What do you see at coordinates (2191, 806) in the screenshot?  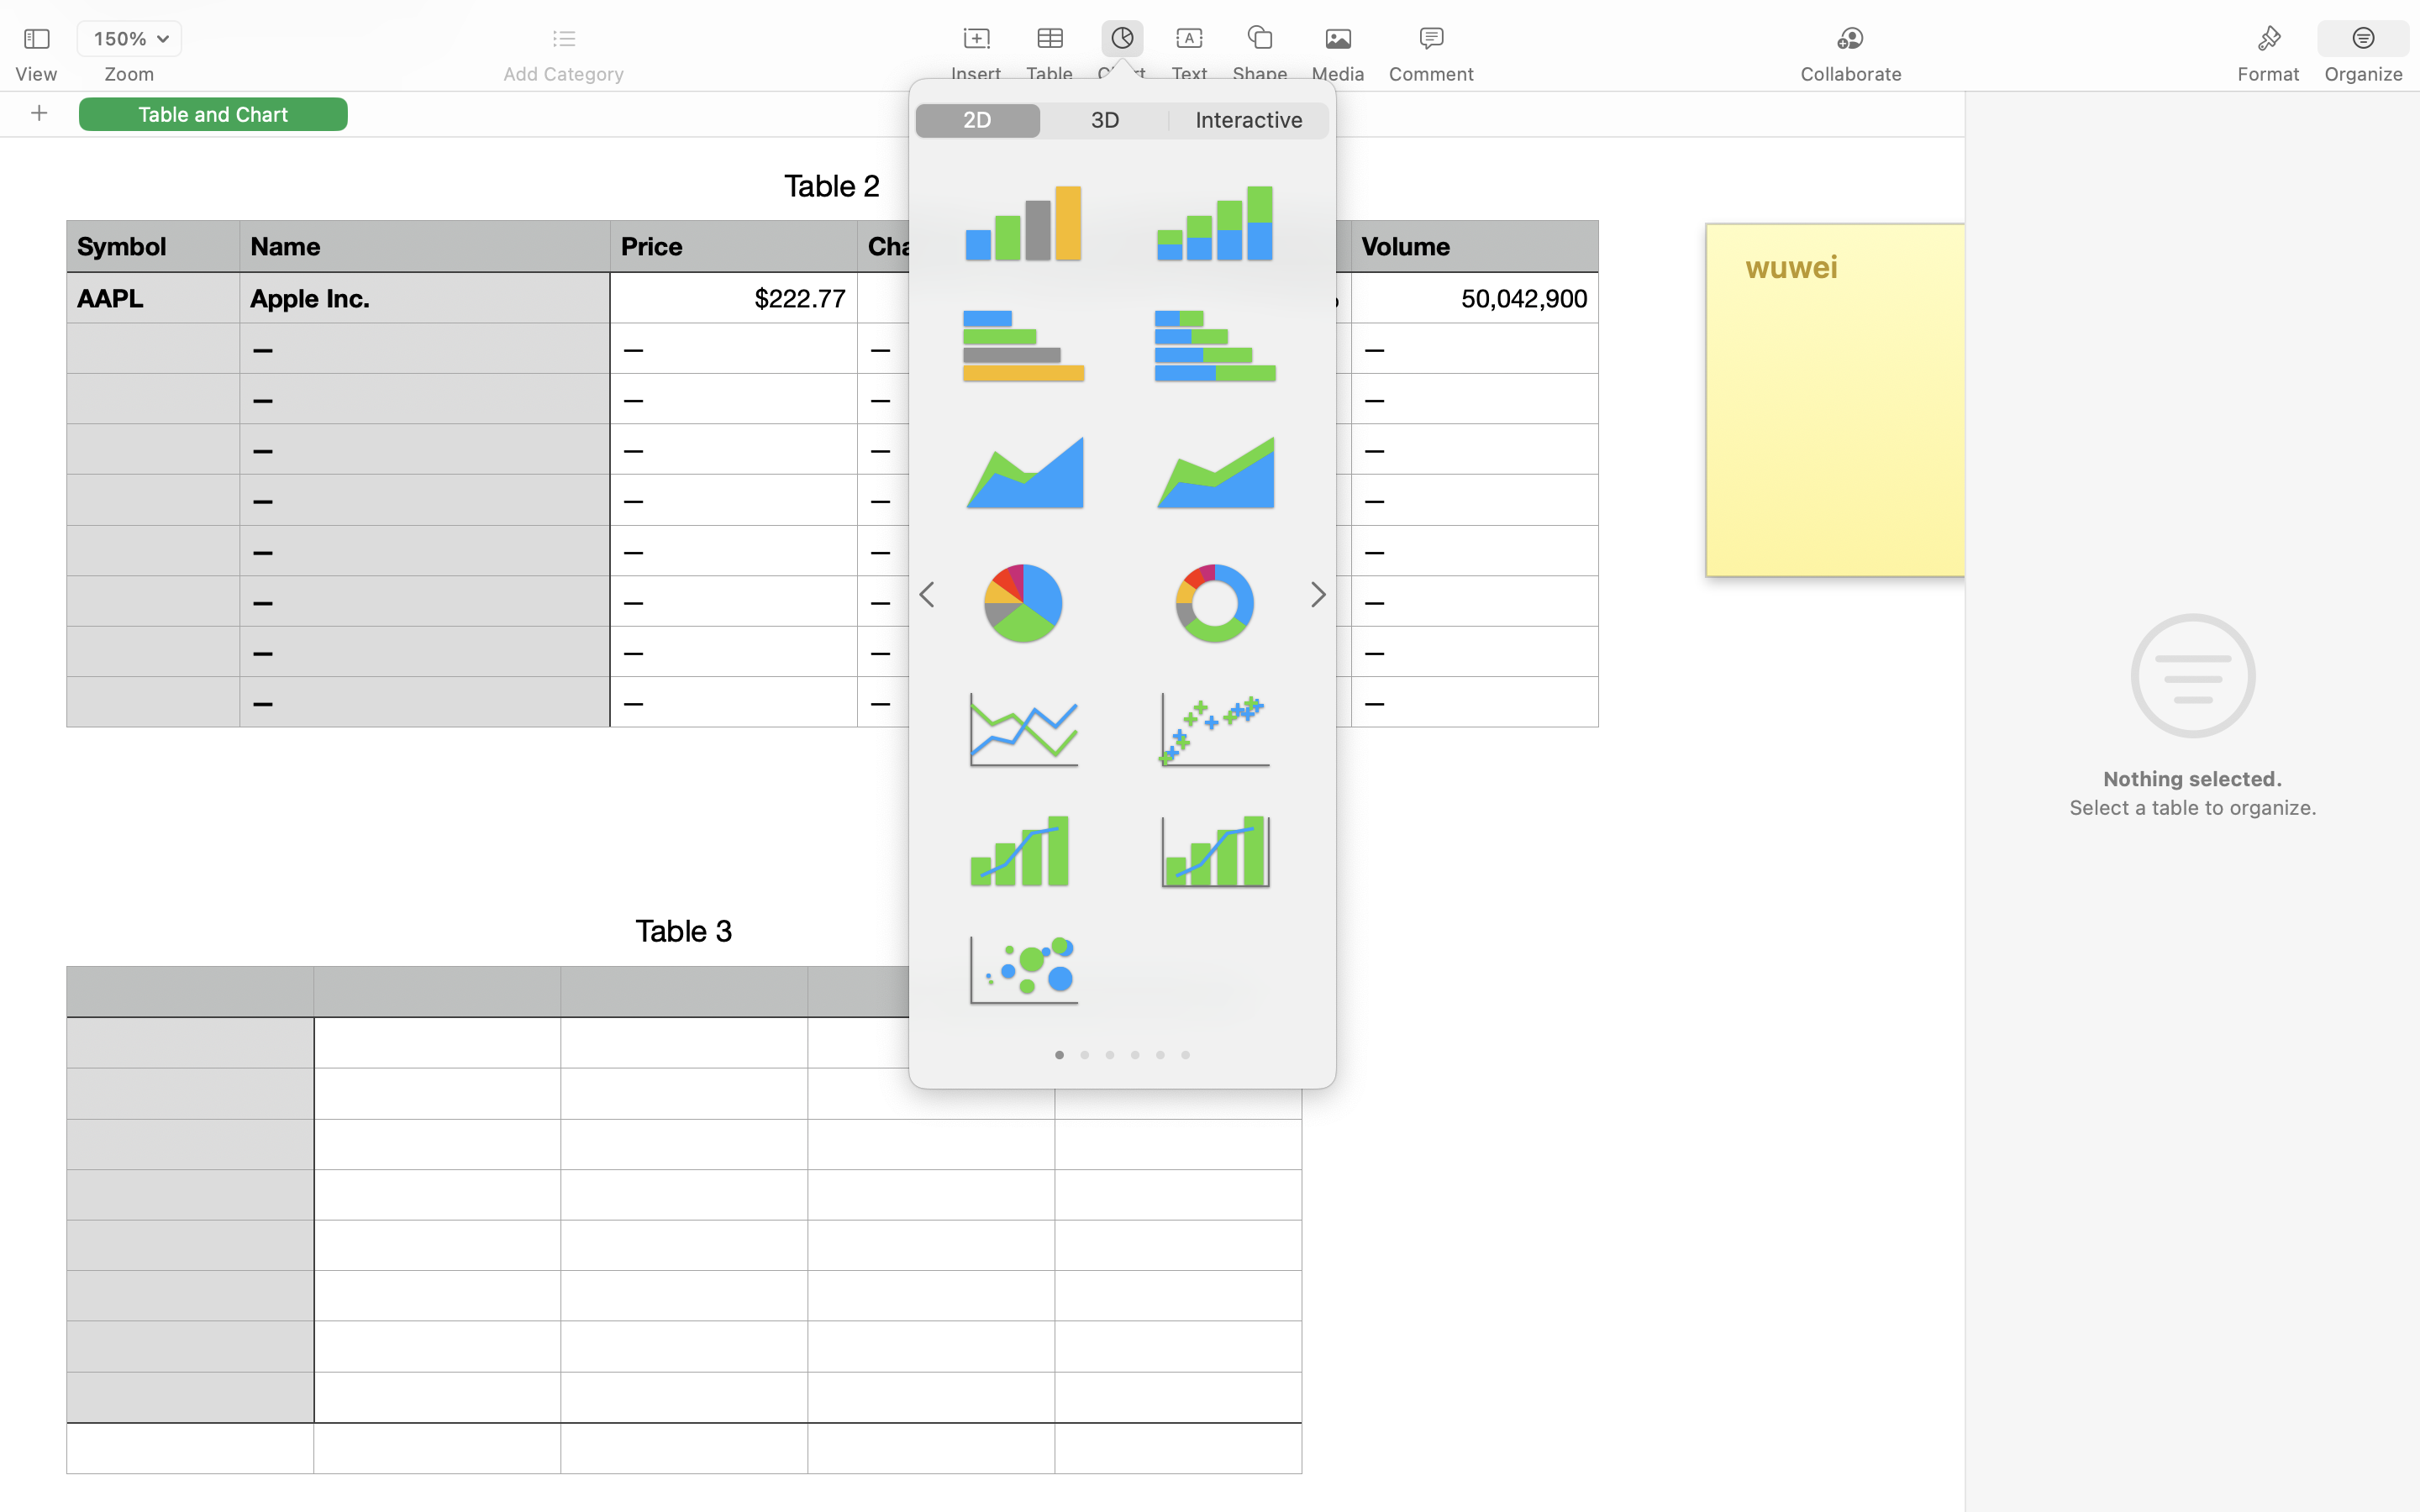 I see `'Select a table to organize.'` at bounding box center [2191, 806].